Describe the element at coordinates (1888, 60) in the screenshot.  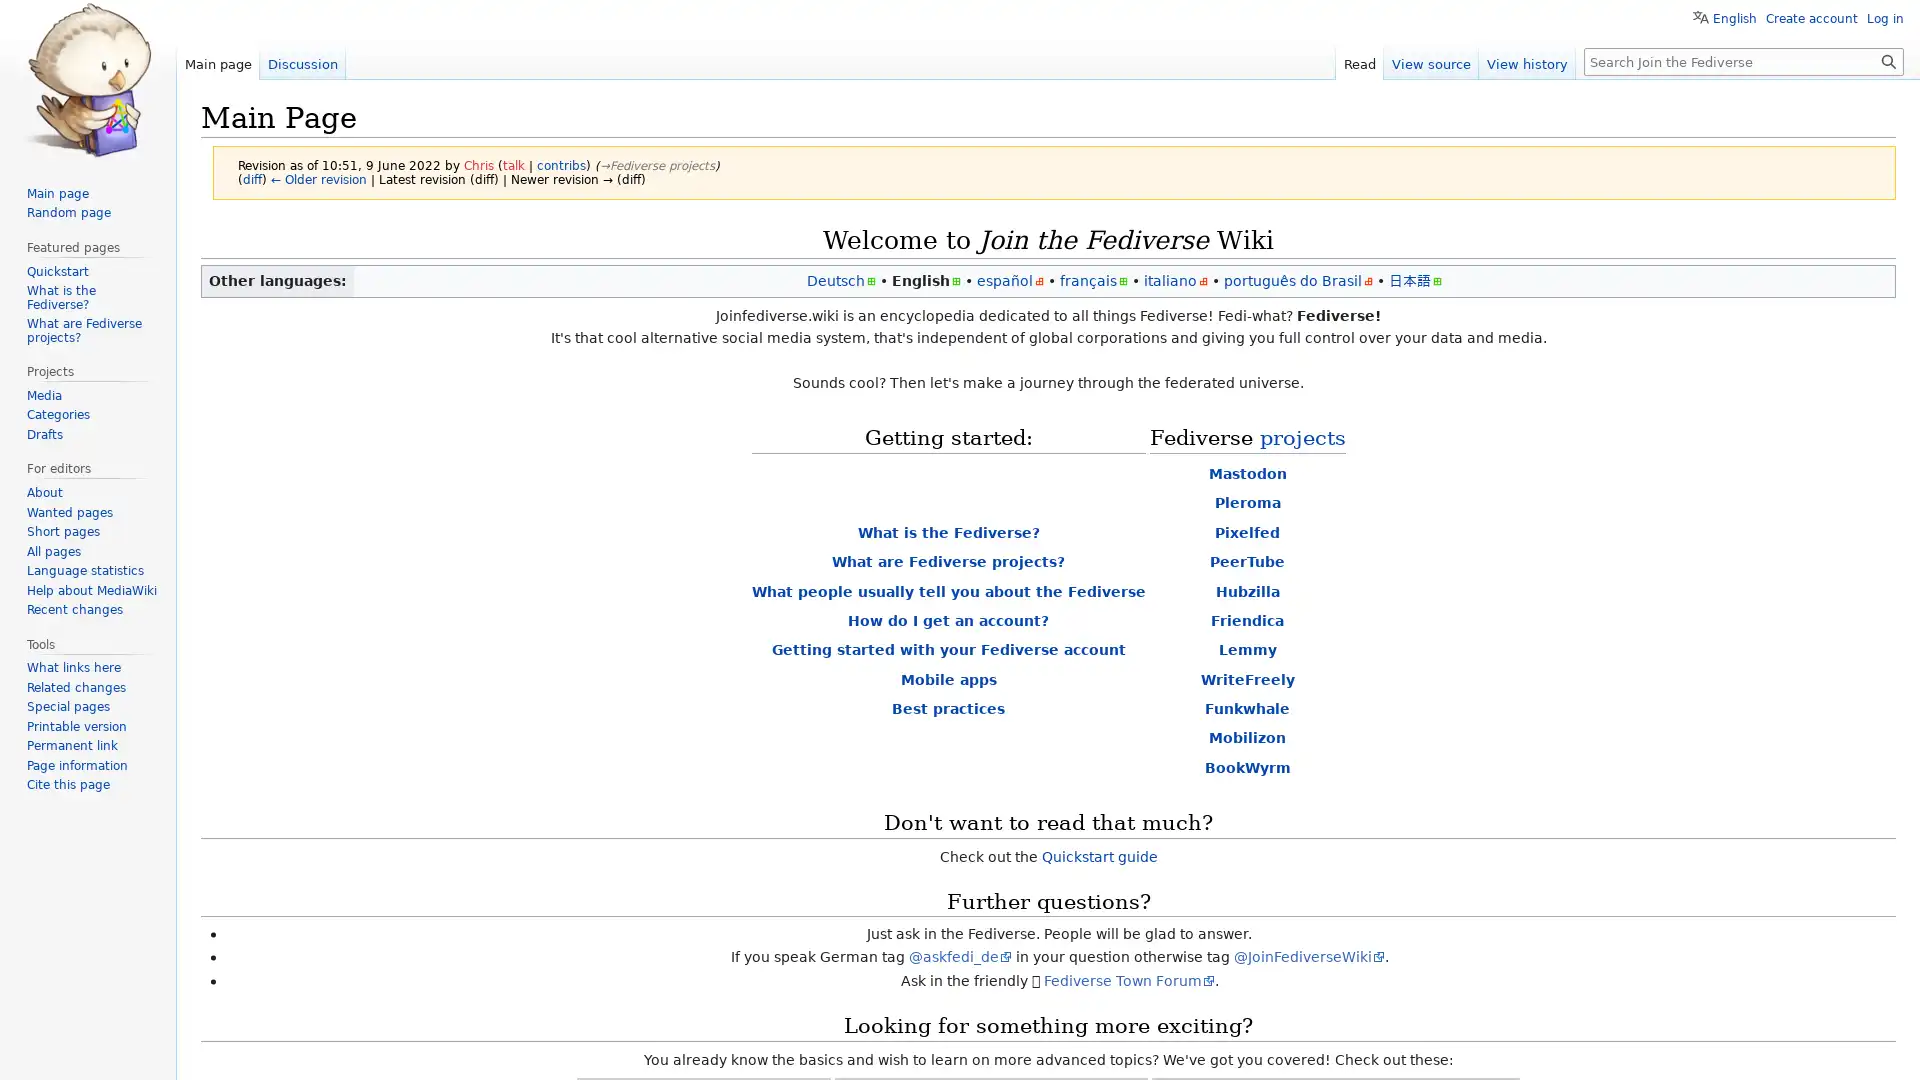
I see `Search` at that location.